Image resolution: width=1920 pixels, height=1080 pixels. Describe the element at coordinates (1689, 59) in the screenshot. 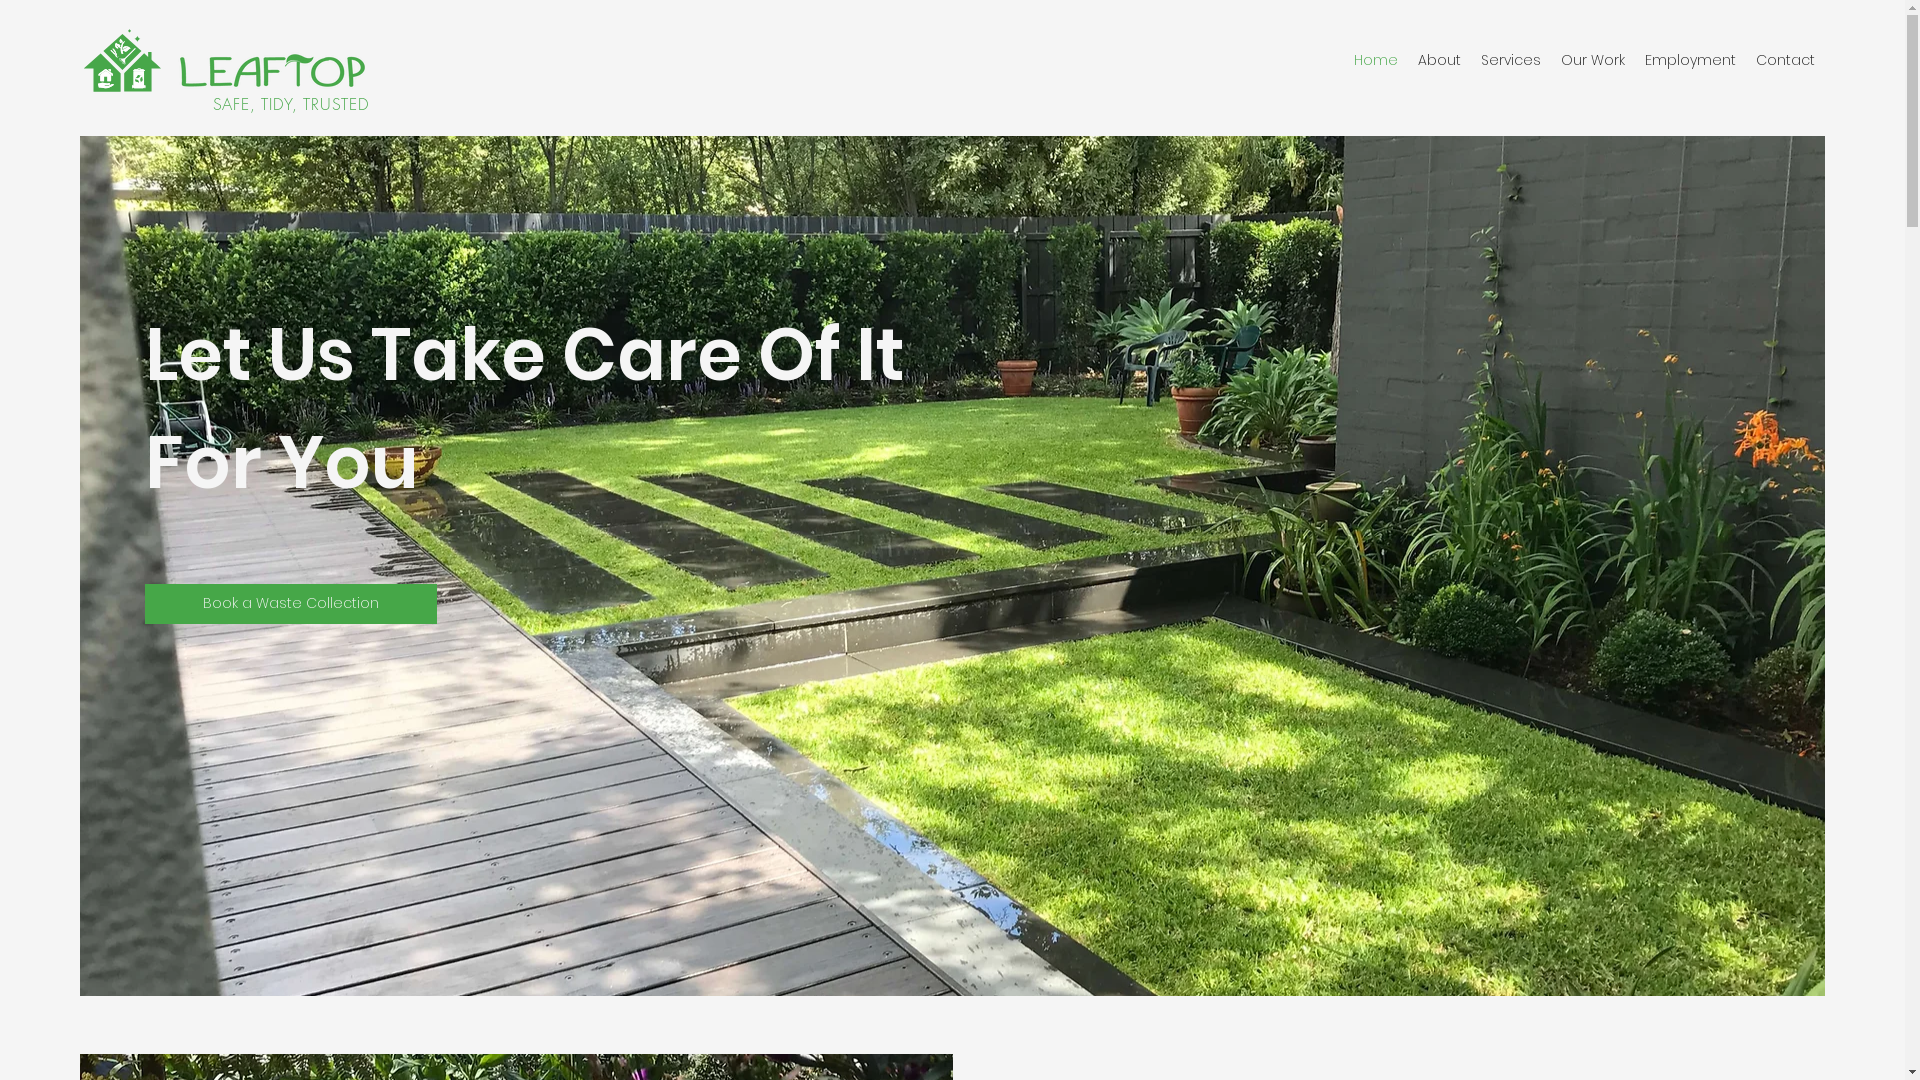

I see `'Employment'` at that location.